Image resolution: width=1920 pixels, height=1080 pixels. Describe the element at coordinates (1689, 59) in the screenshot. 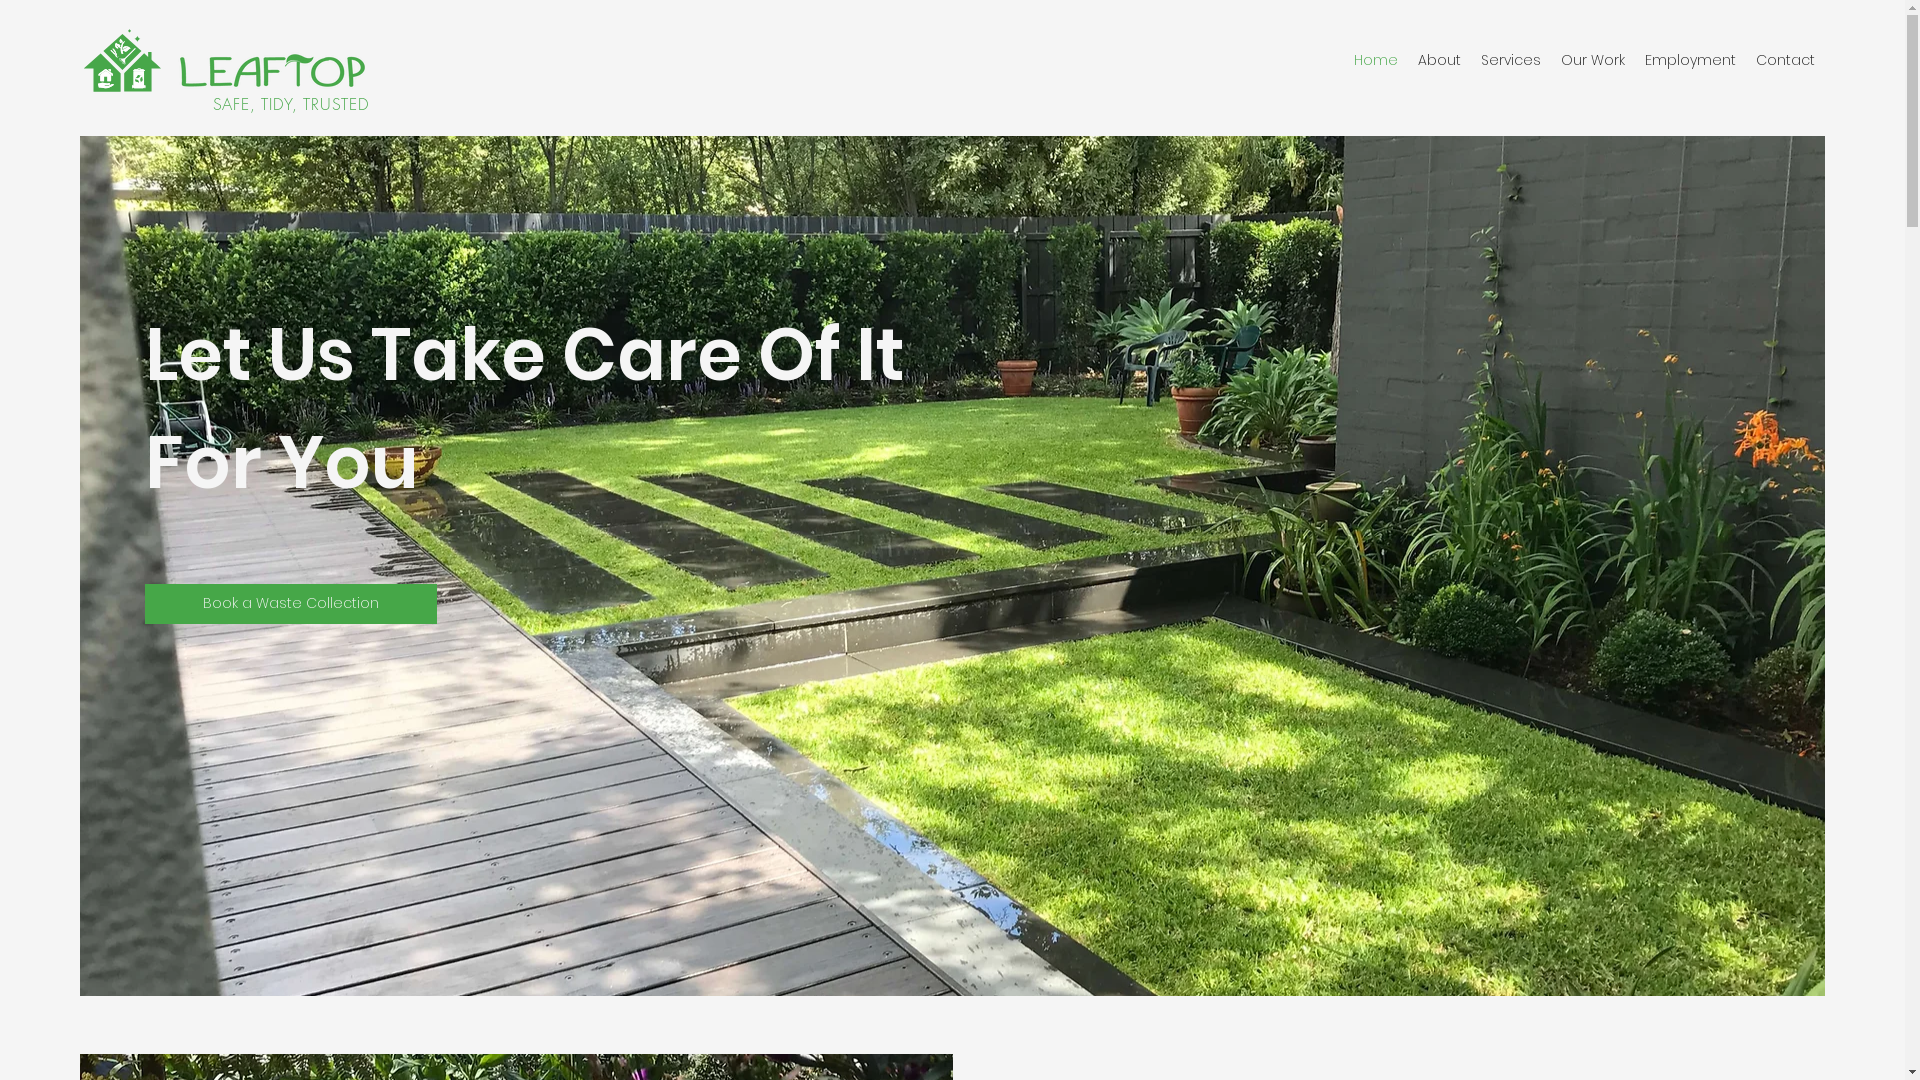

I see `'Employment'` at that location.